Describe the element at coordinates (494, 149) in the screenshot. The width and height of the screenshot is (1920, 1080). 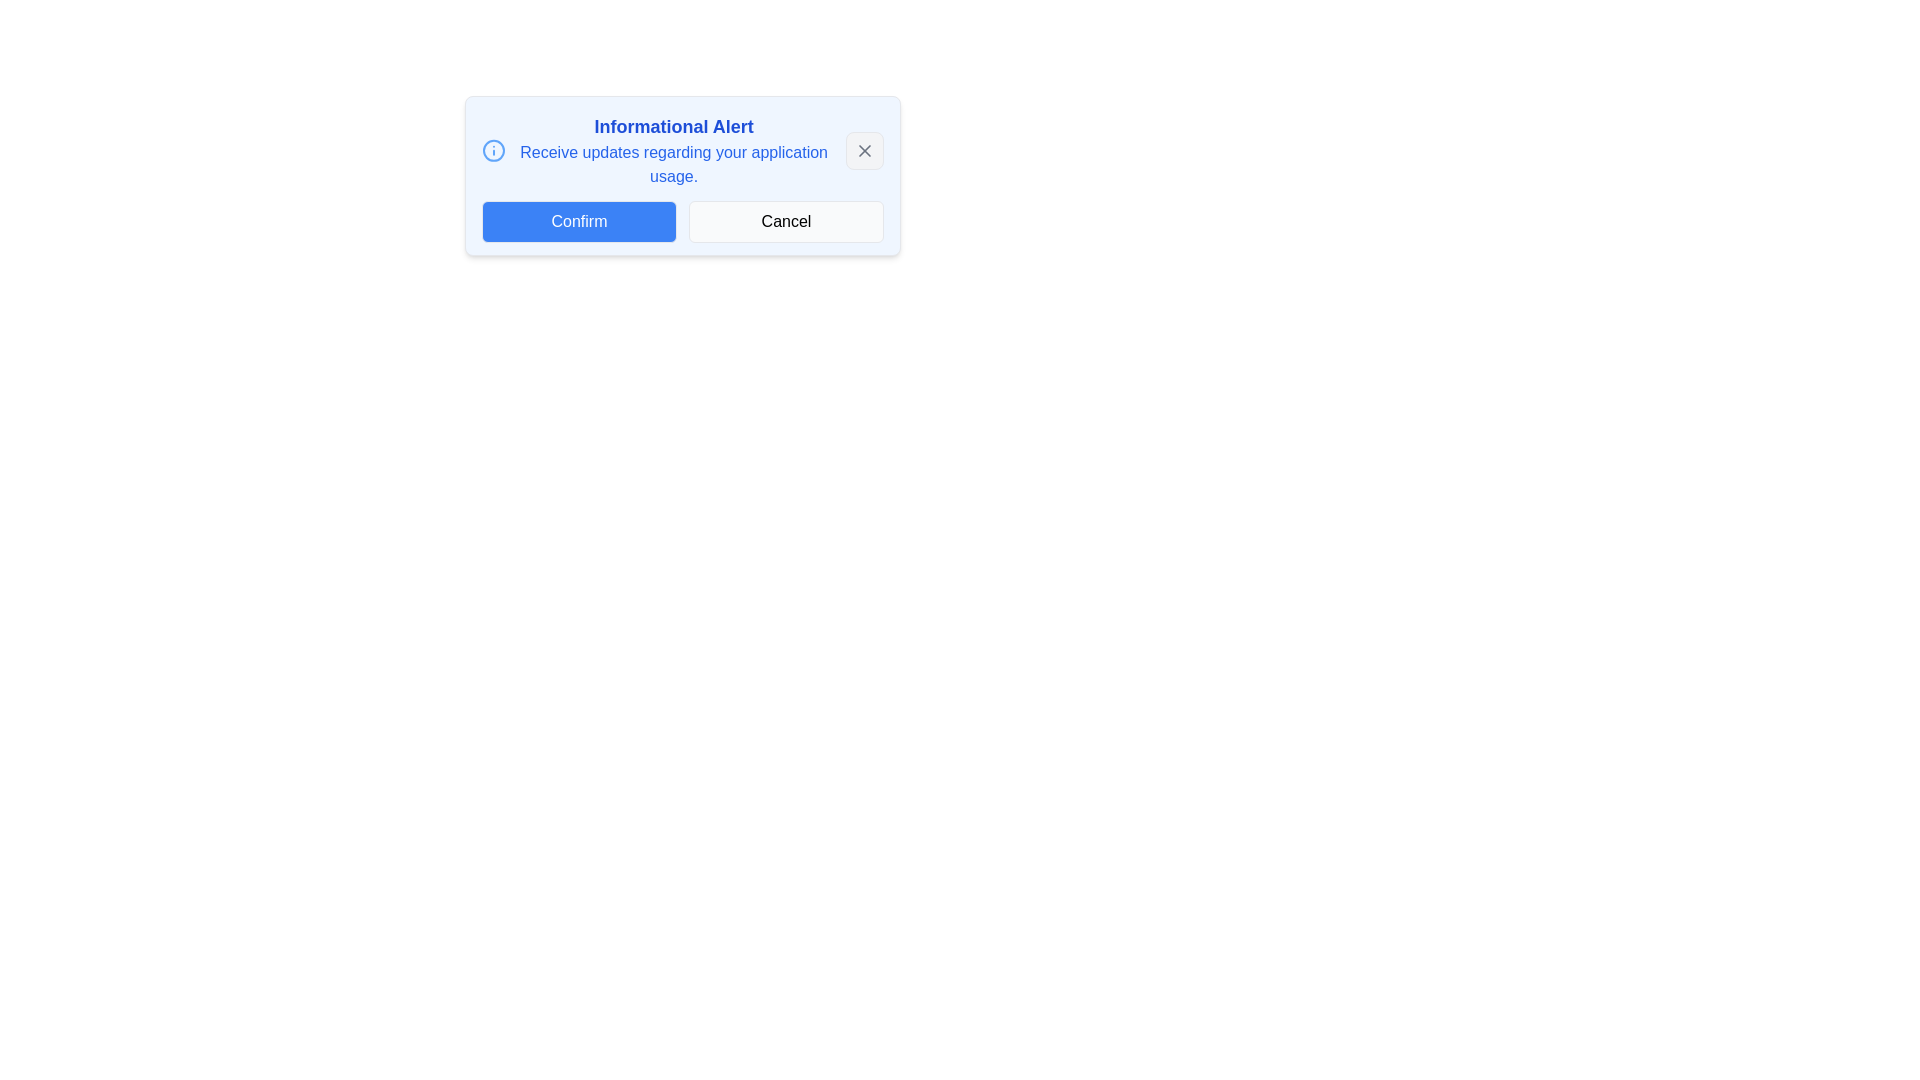
I see `the informational icon located to the left of the 'Informational Alert' text, which provides a visual cue about the content` at that location.